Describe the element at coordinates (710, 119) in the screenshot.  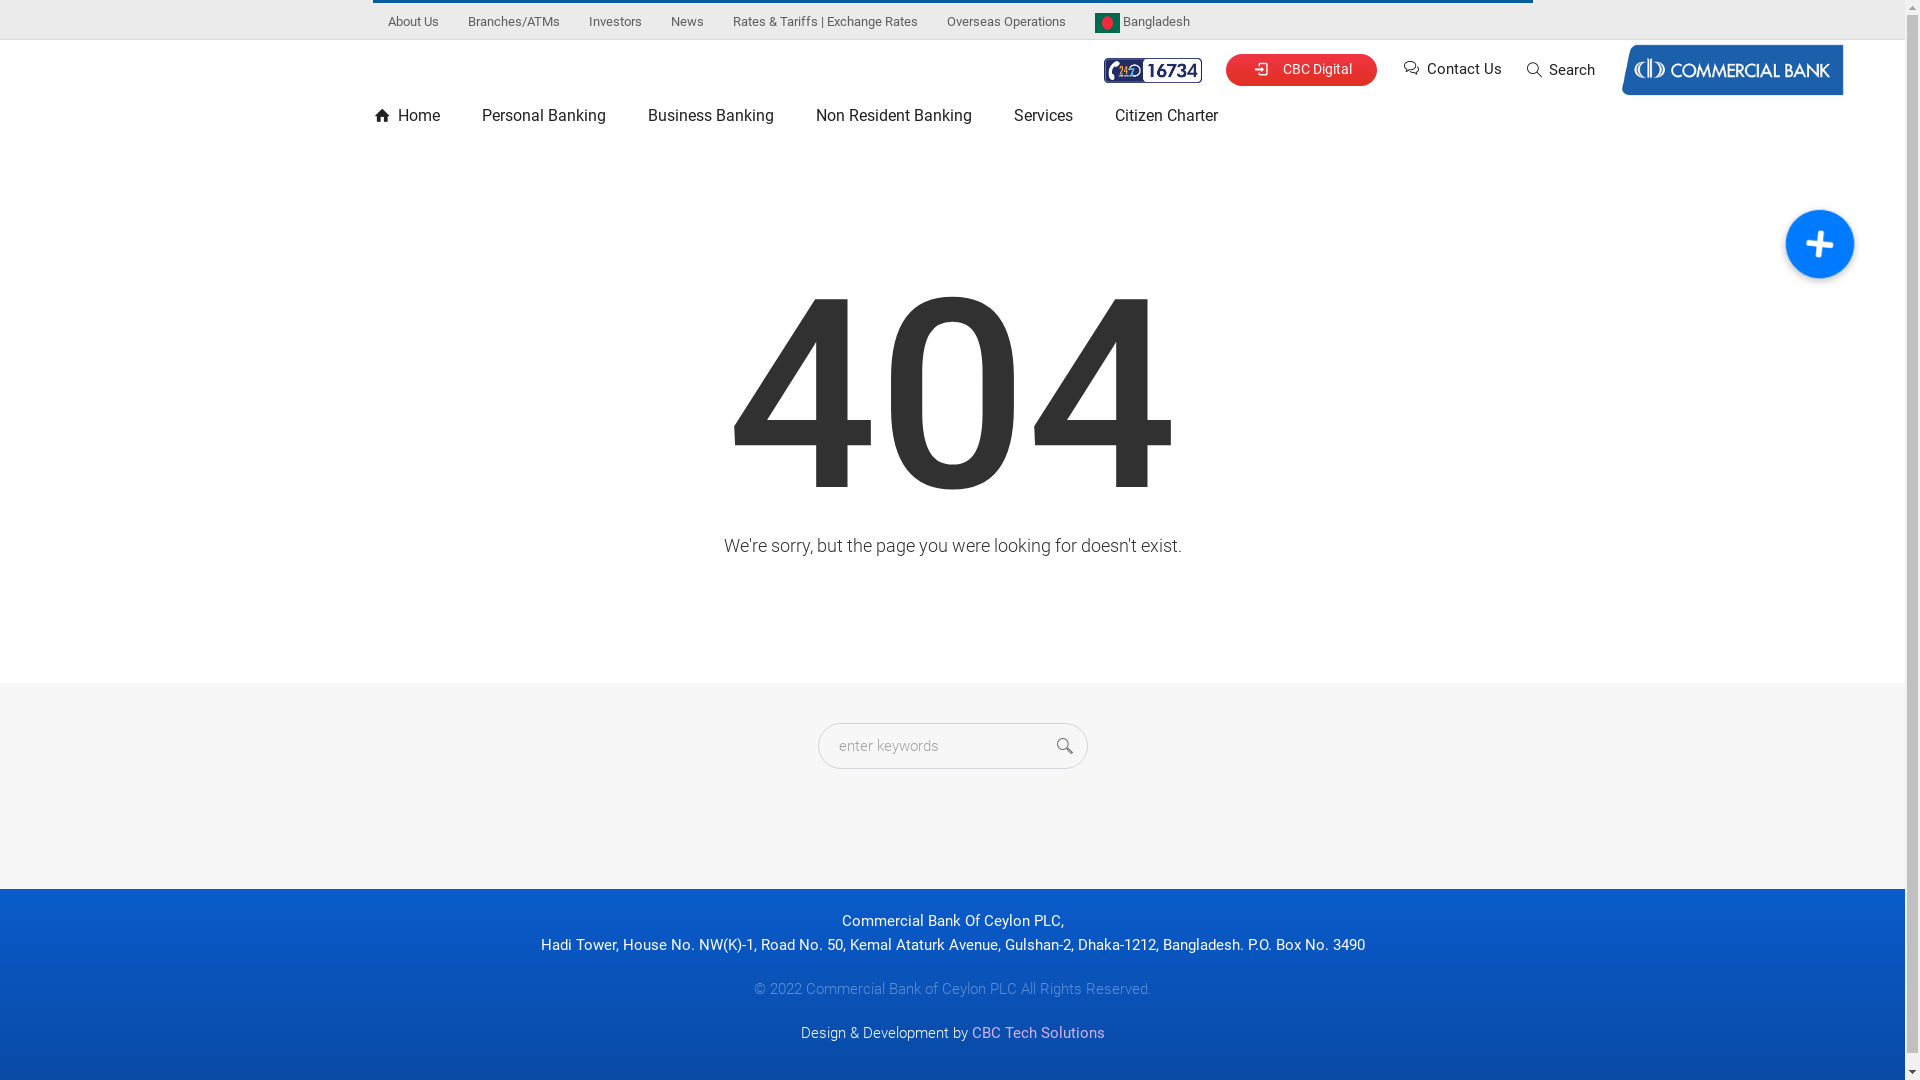
I see `'Business Banking'` at that location.